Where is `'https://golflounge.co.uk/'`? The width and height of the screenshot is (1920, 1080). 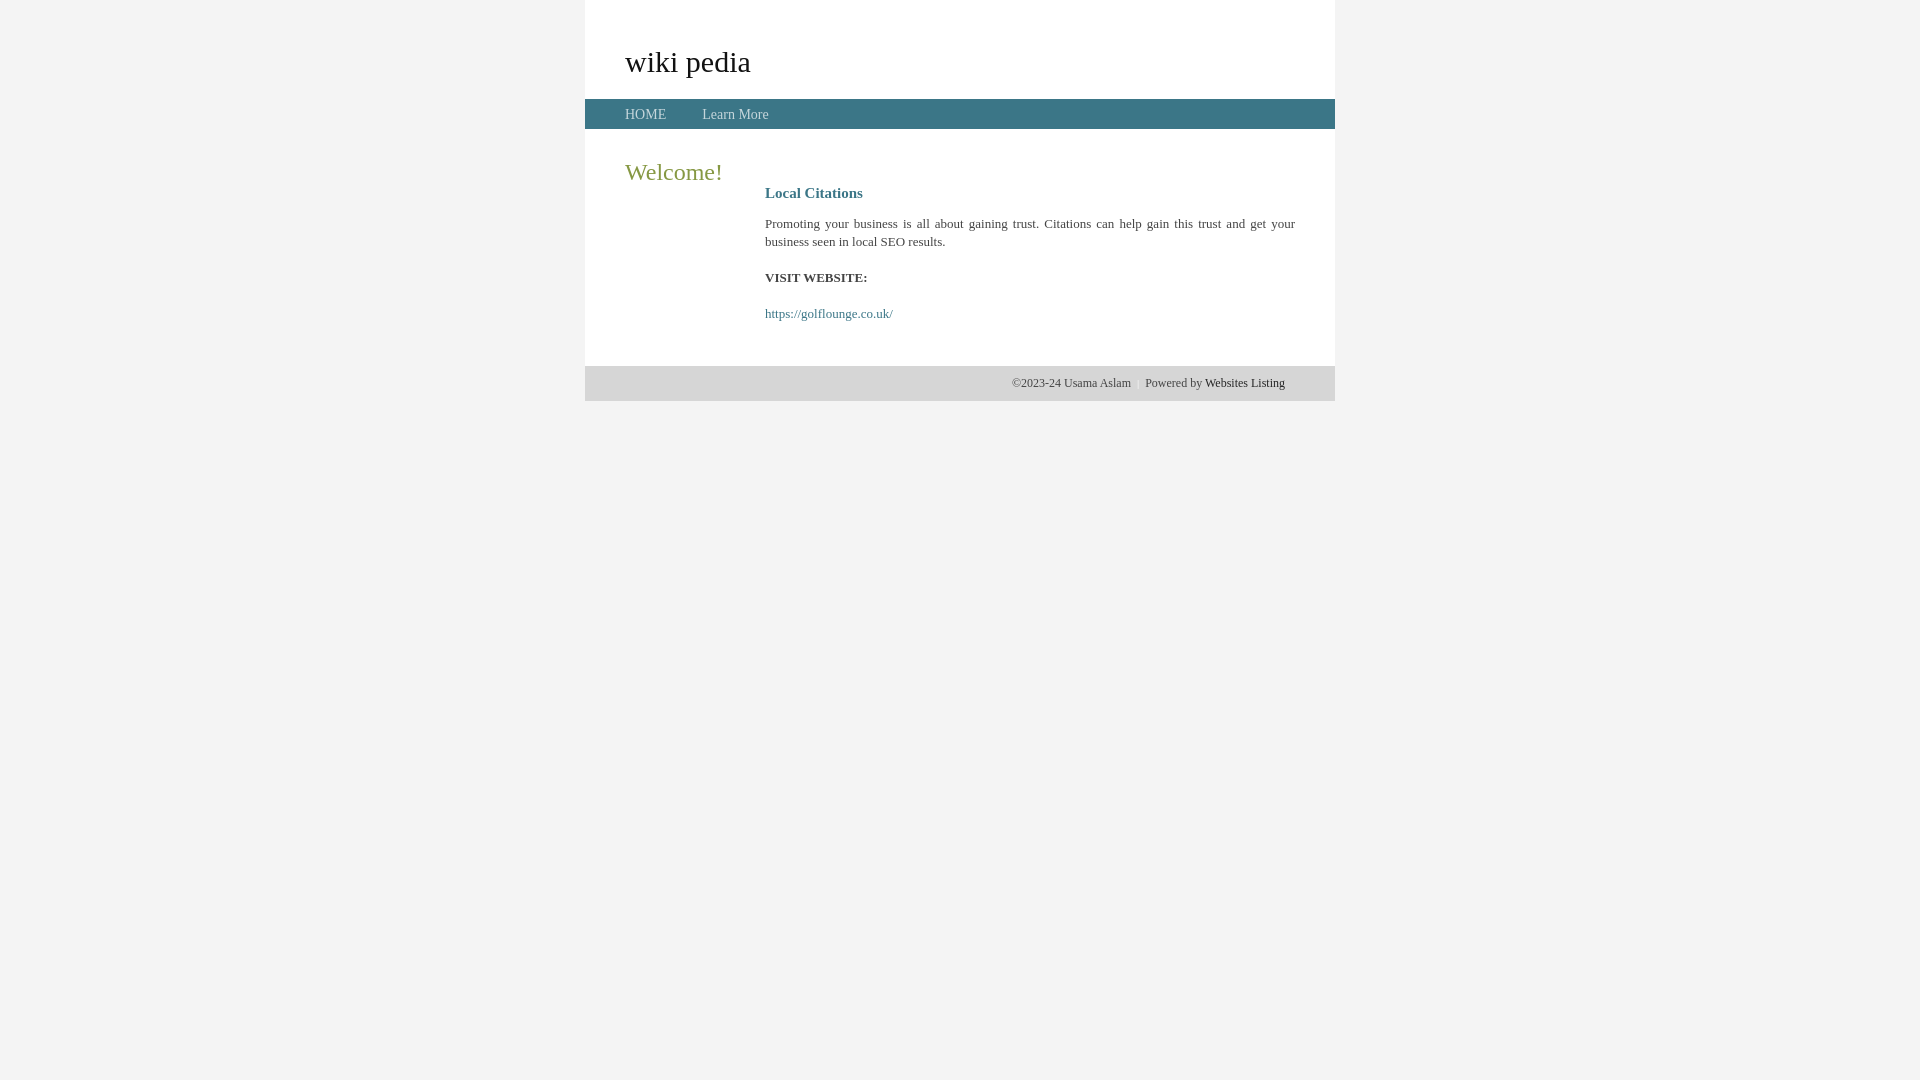
'https://golflounge.co.uk/' is located at coordinates (829, 313).